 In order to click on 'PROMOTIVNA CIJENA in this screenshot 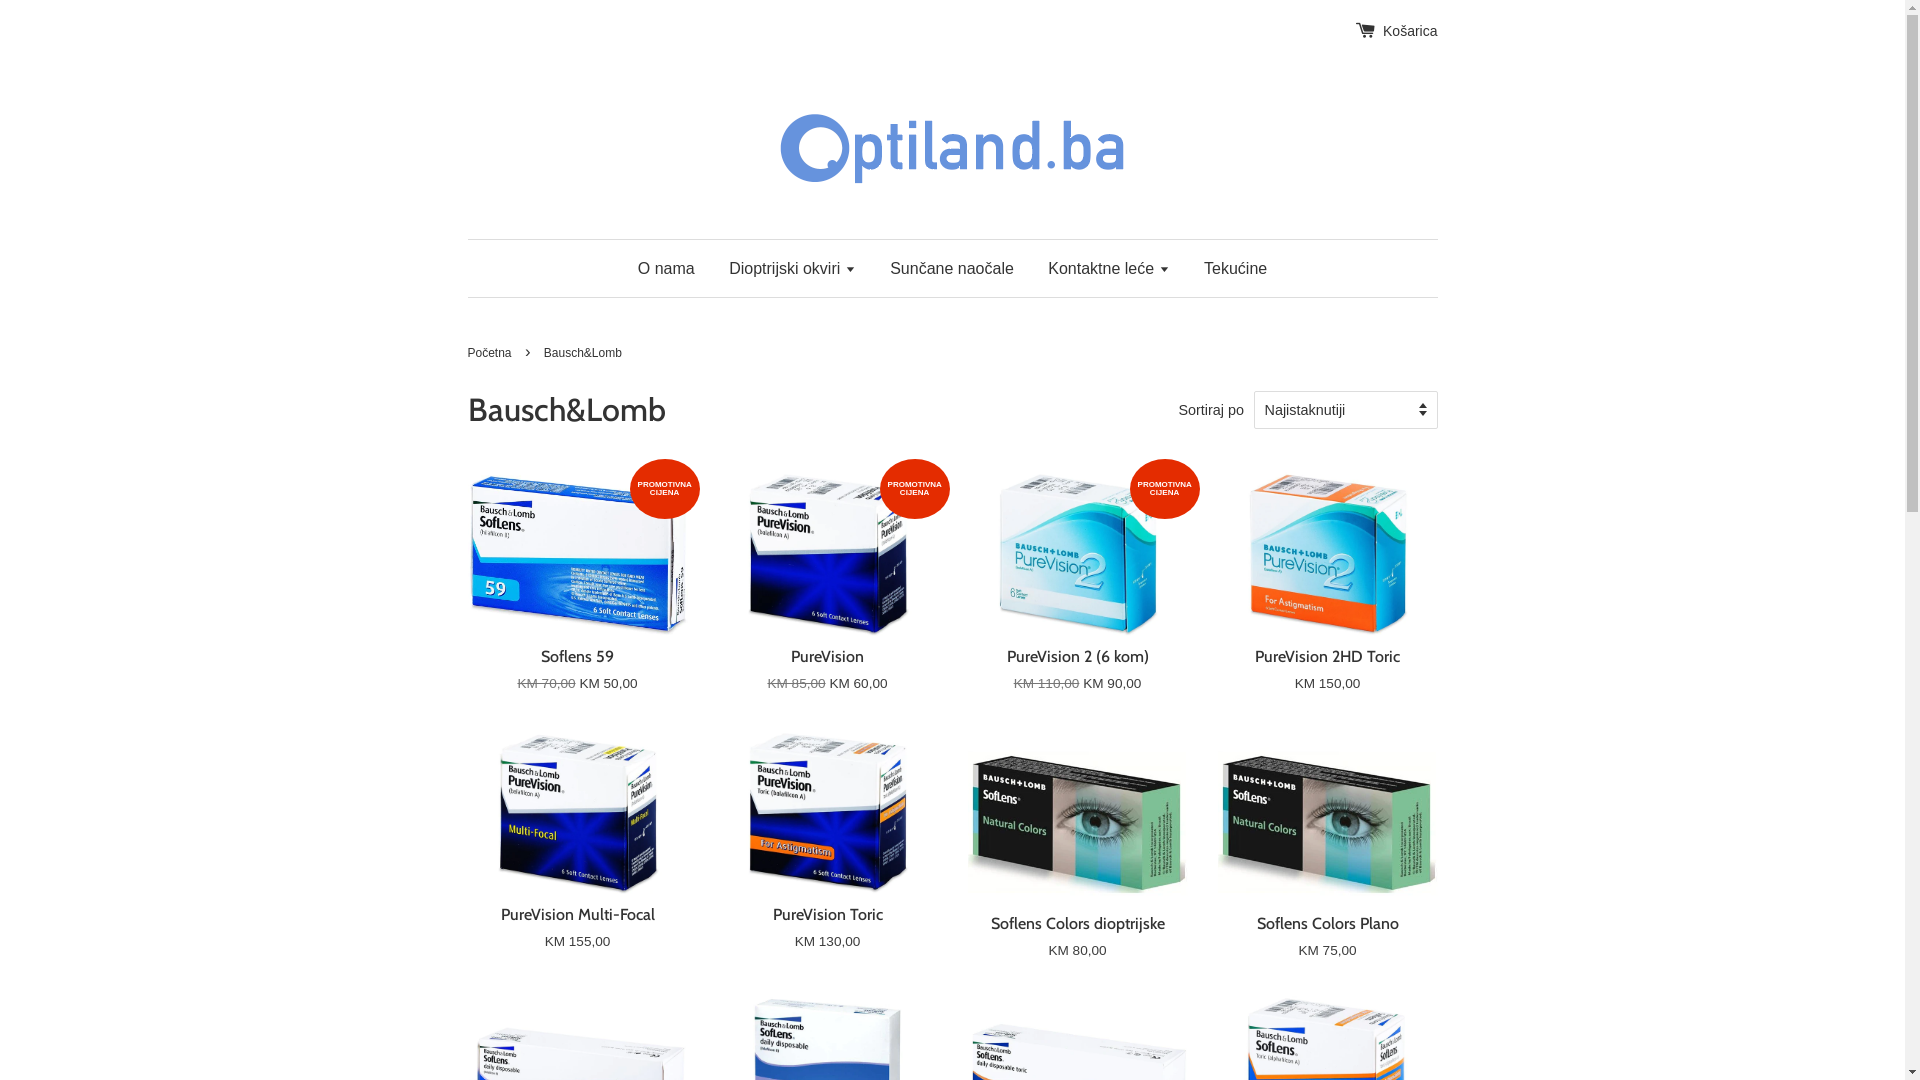, I will do `click(828, 599)`.